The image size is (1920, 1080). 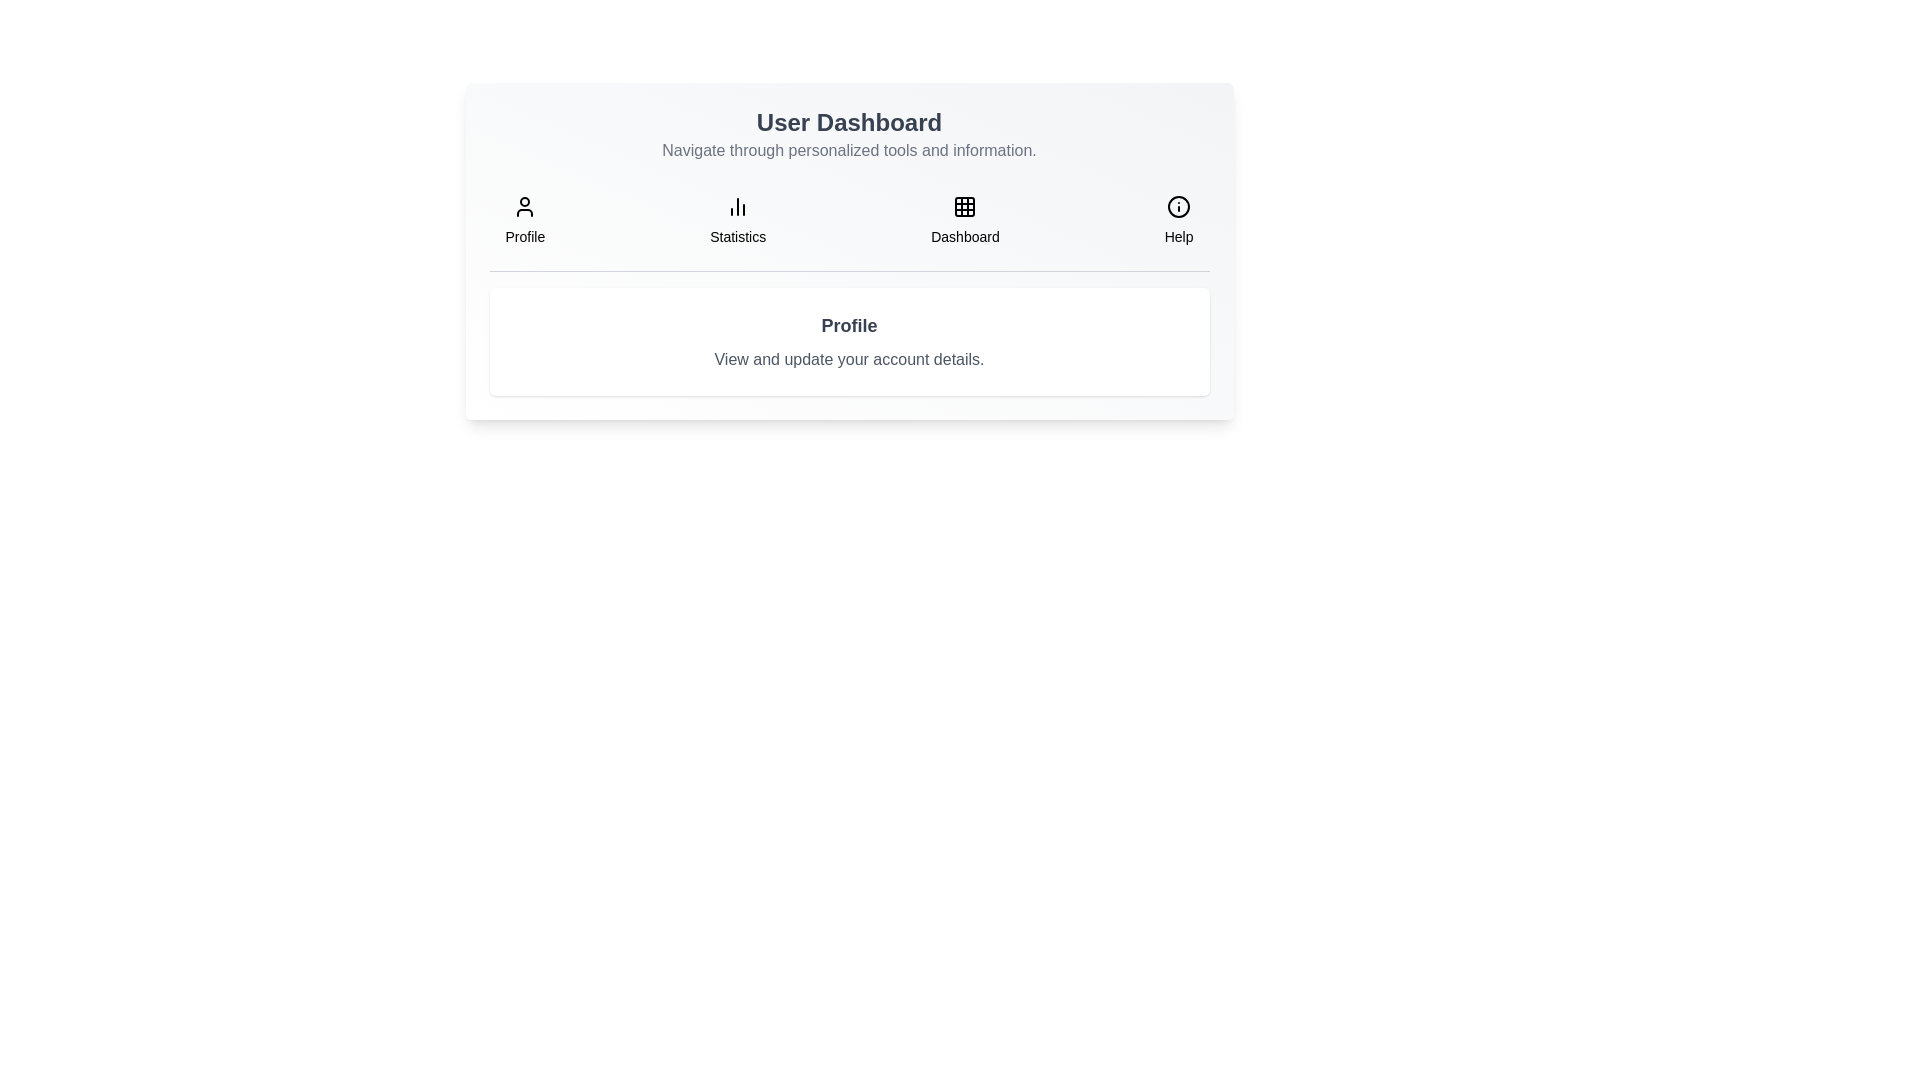 I want to click on the tab button labeled 'Dashboard' to observe its hover effect, so click(x=965, y=220).